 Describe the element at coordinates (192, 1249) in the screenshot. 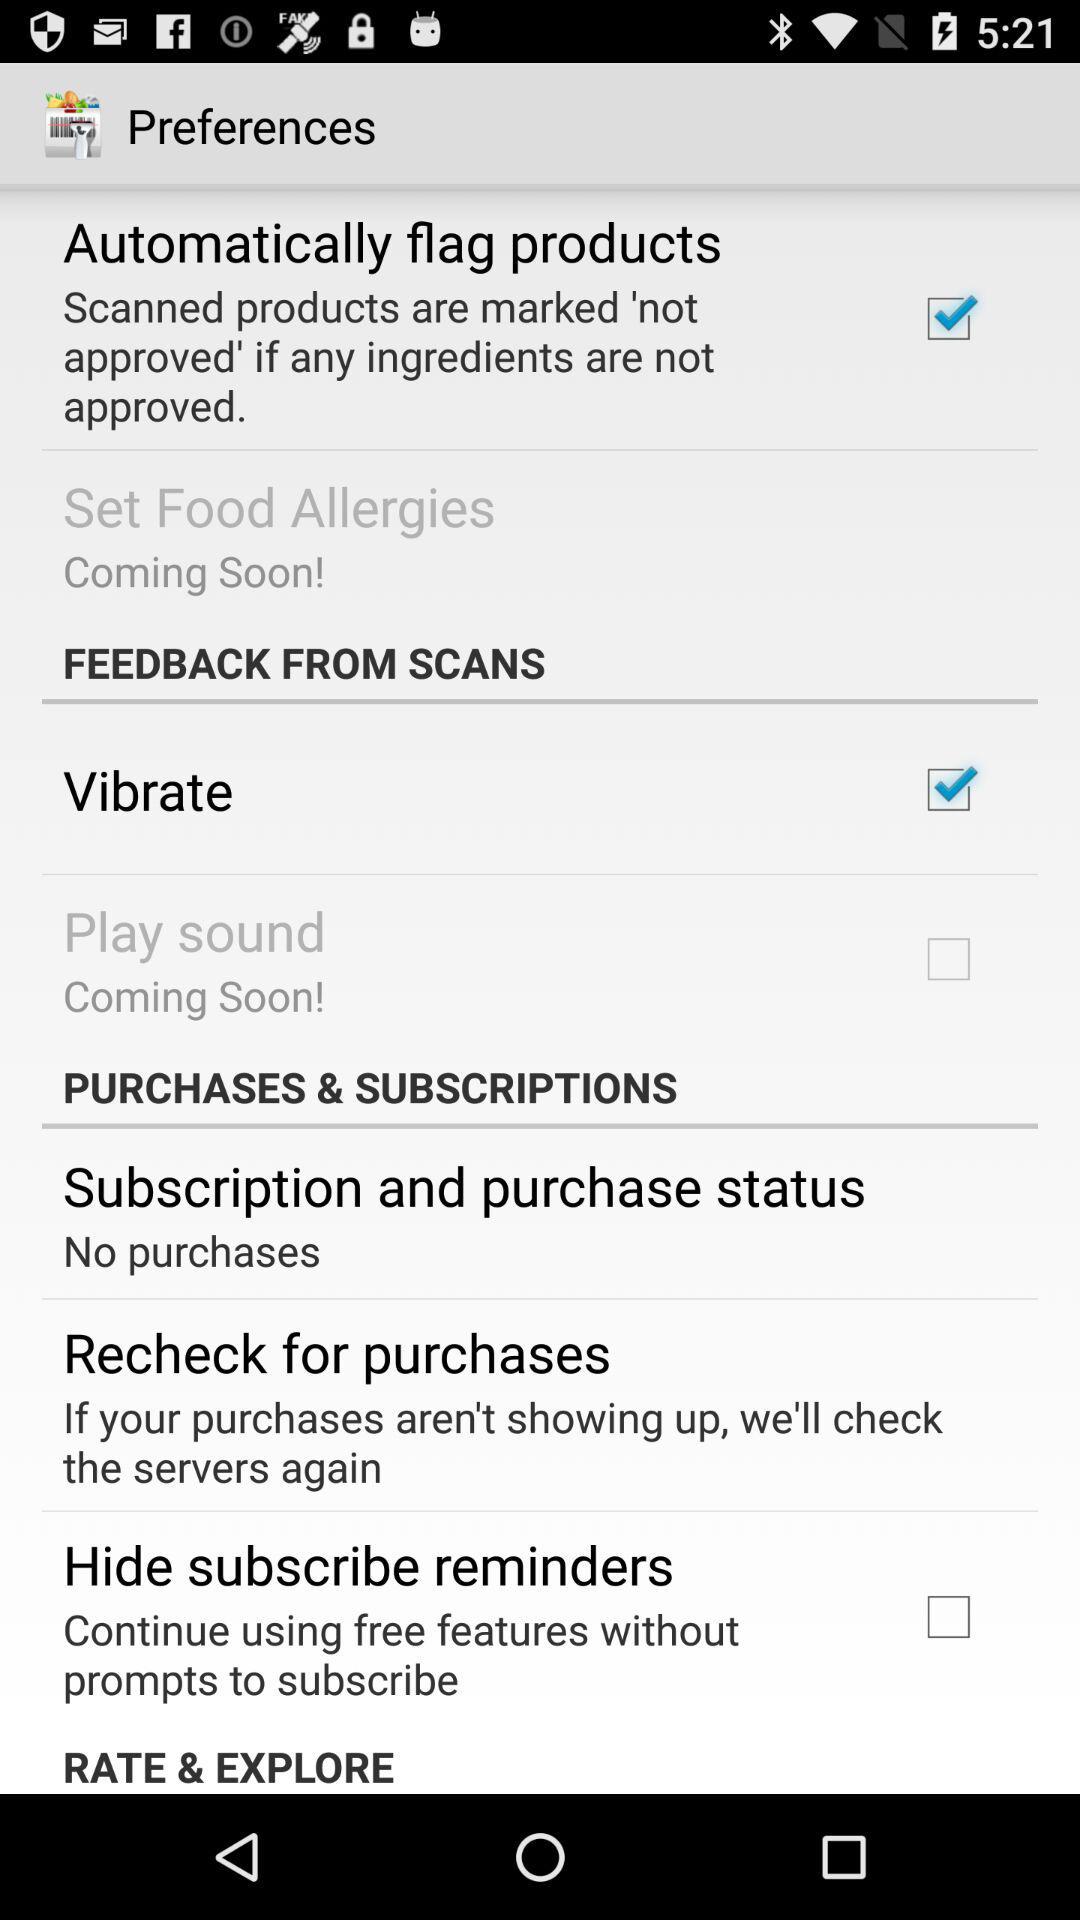

I see `the no purchases app` at that location.